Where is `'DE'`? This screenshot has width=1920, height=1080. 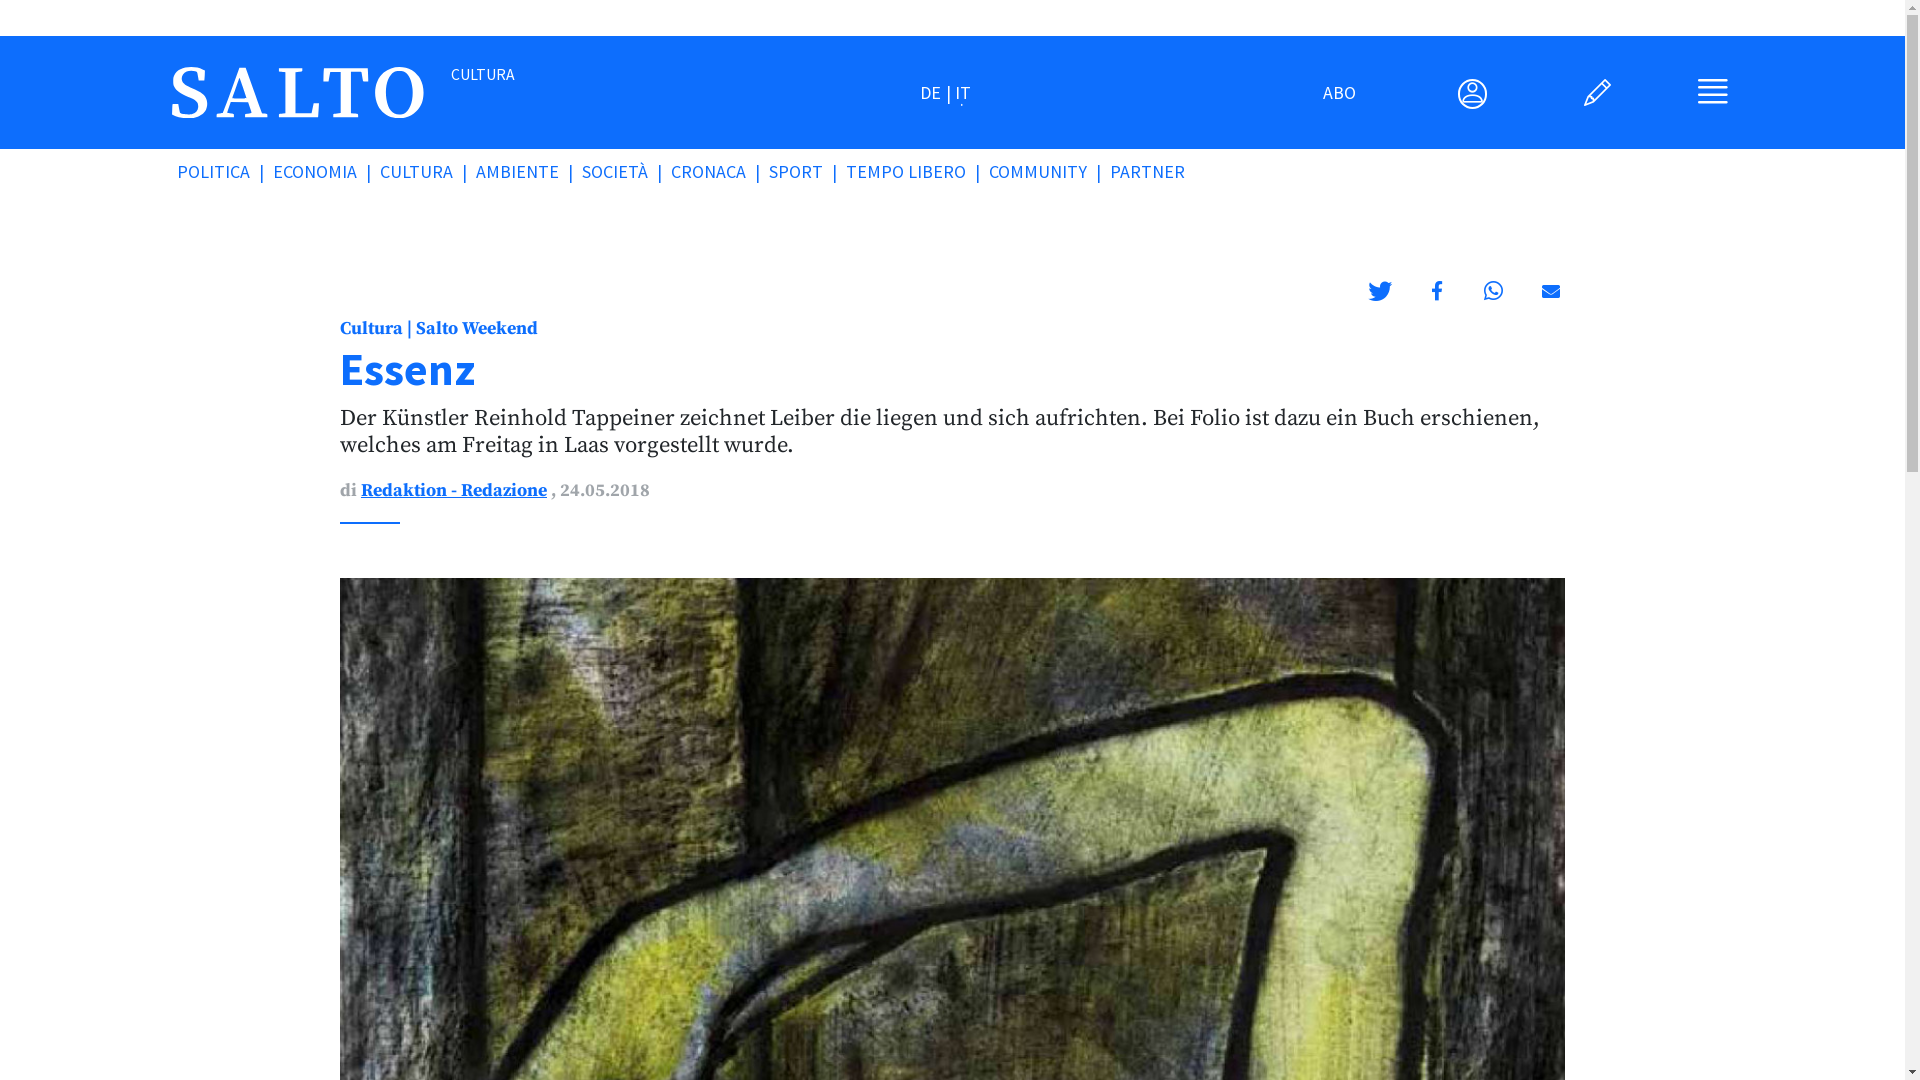 'DE' is located at coordinates (934, 92).